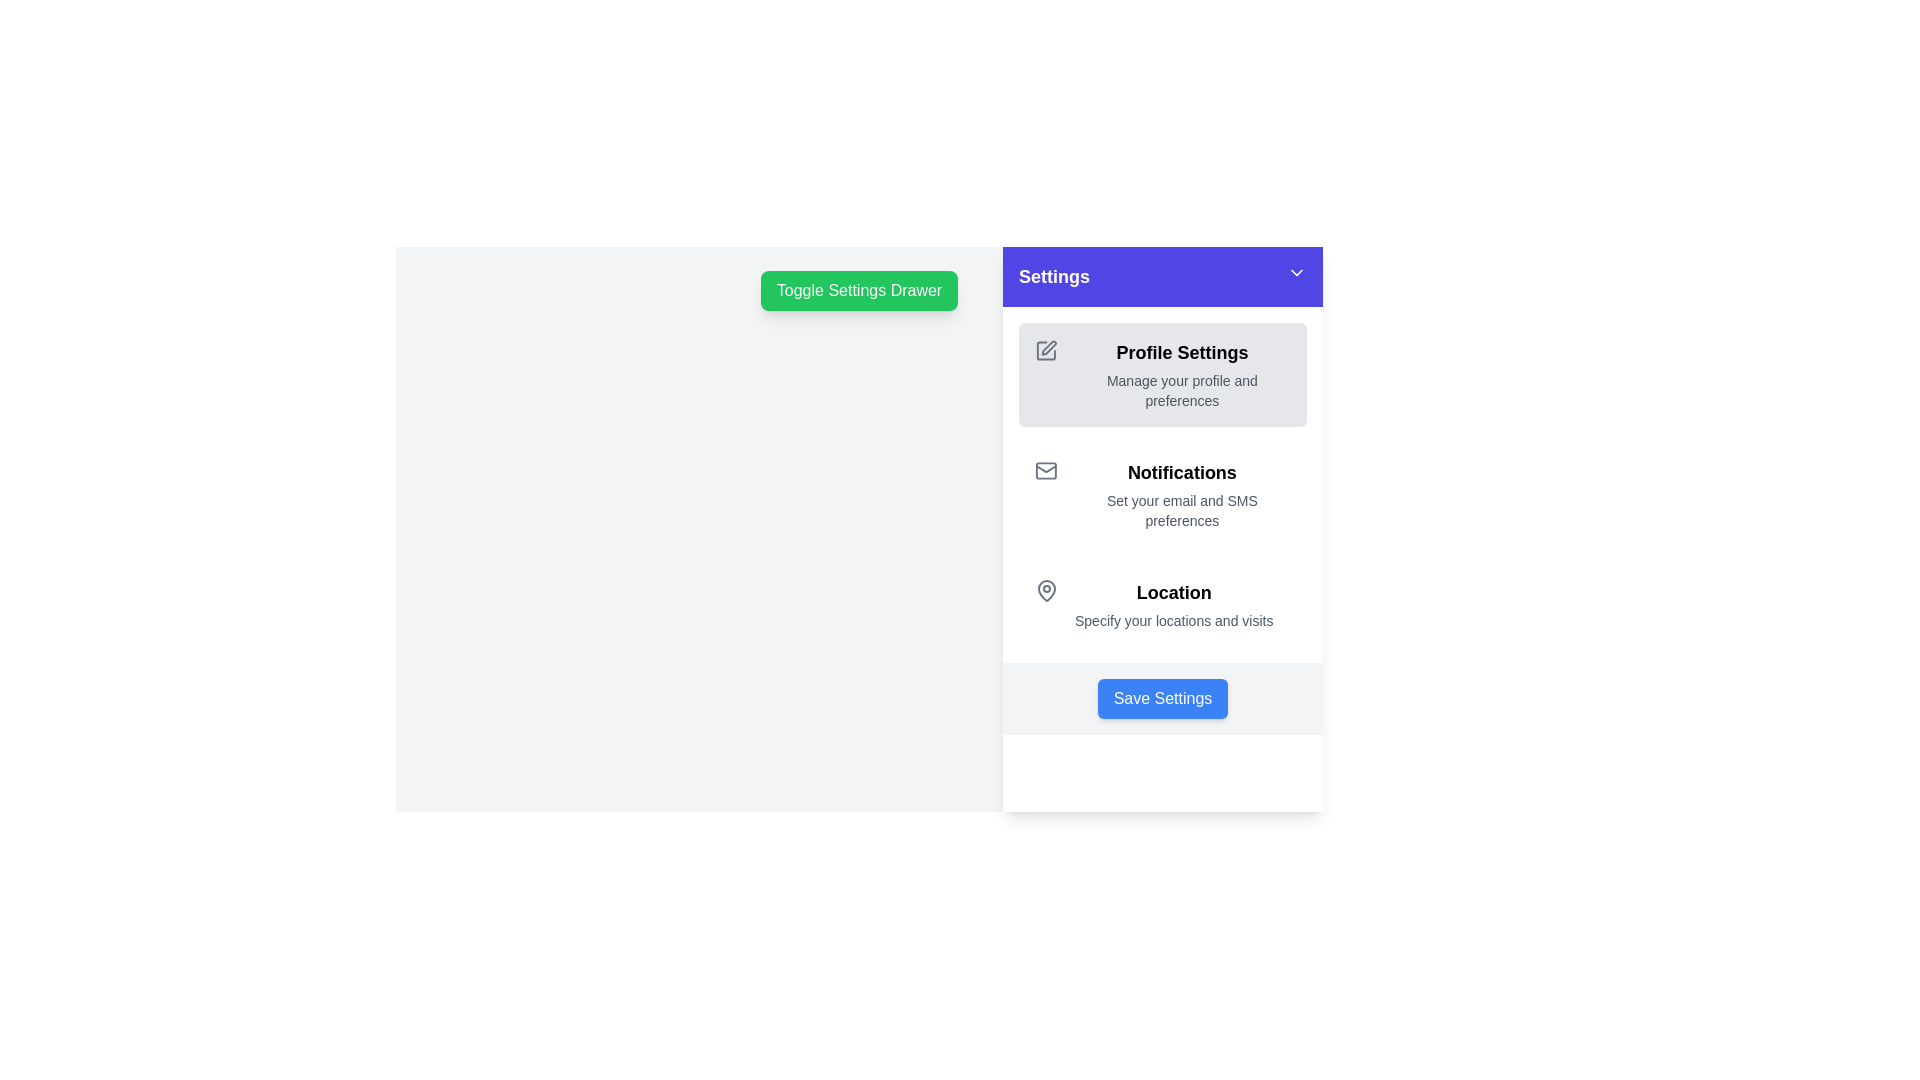 This screenshot has height=1080, width=1920. Describe the element at coordinates (1162, 697) in the screenshot. I see `the save settings button located at the bottom right of the settings panel to observe its color change` at that location.